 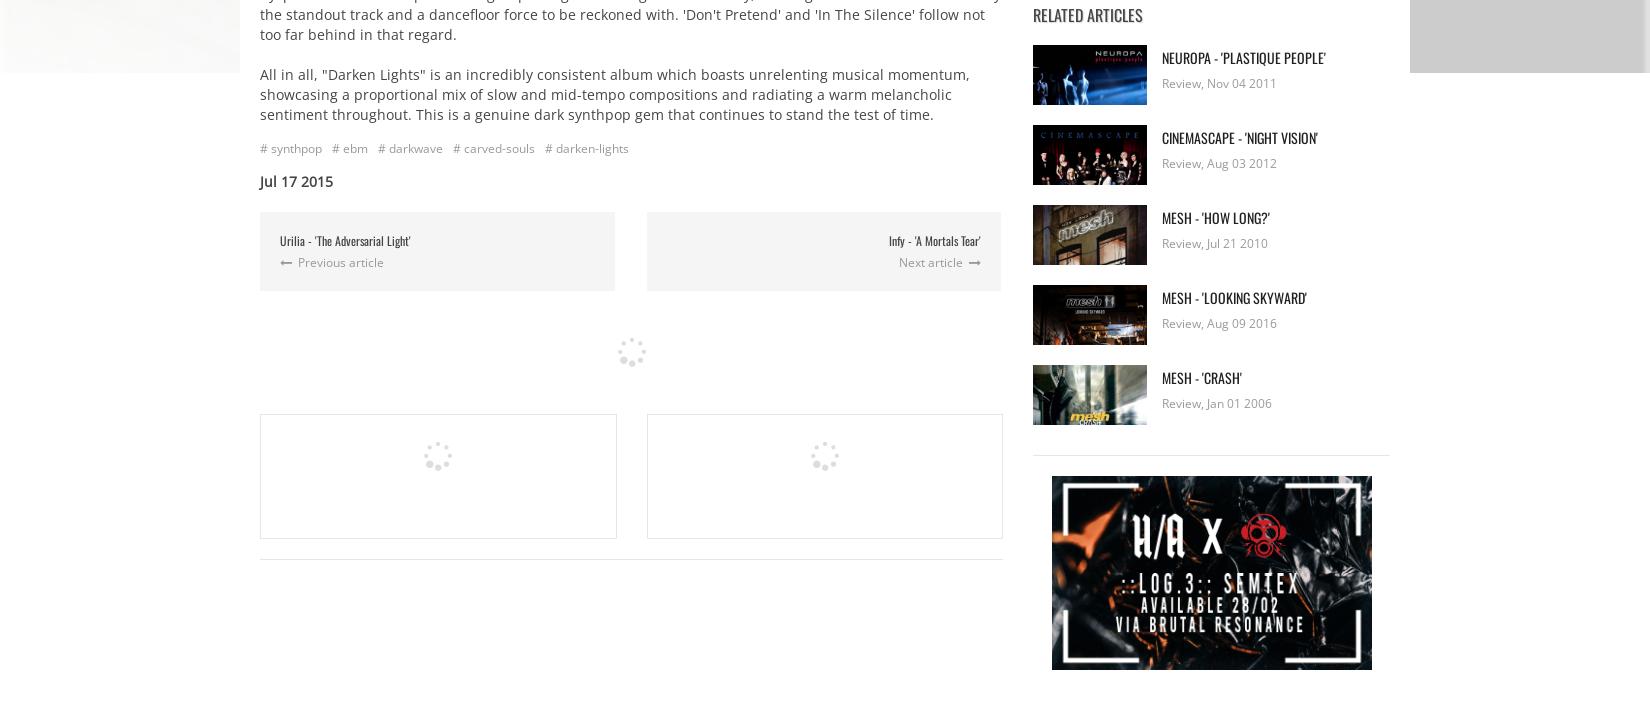 I want to click on 'Review, Aug 09 2016', so click(x=1219, y=323).